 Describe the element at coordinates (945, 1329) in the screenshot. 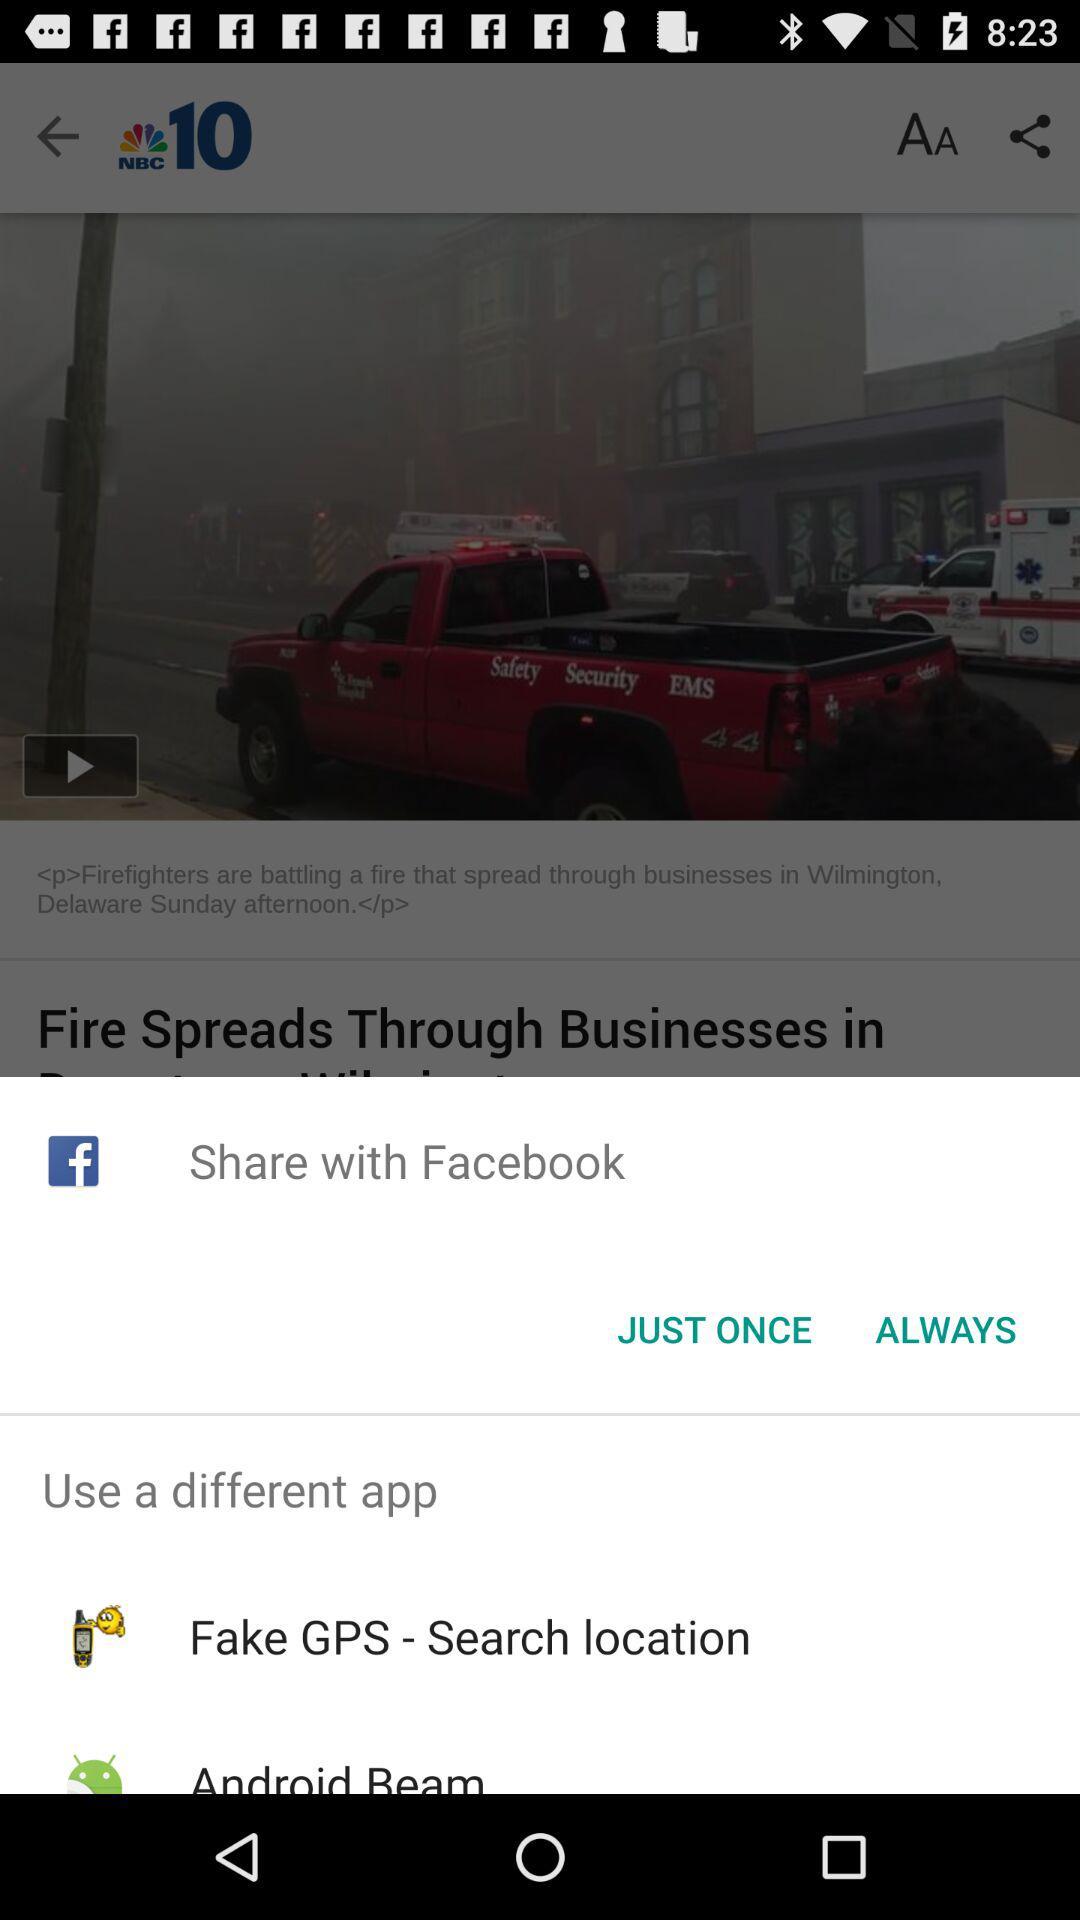

I see `icon to the right of the just once button` at that location.